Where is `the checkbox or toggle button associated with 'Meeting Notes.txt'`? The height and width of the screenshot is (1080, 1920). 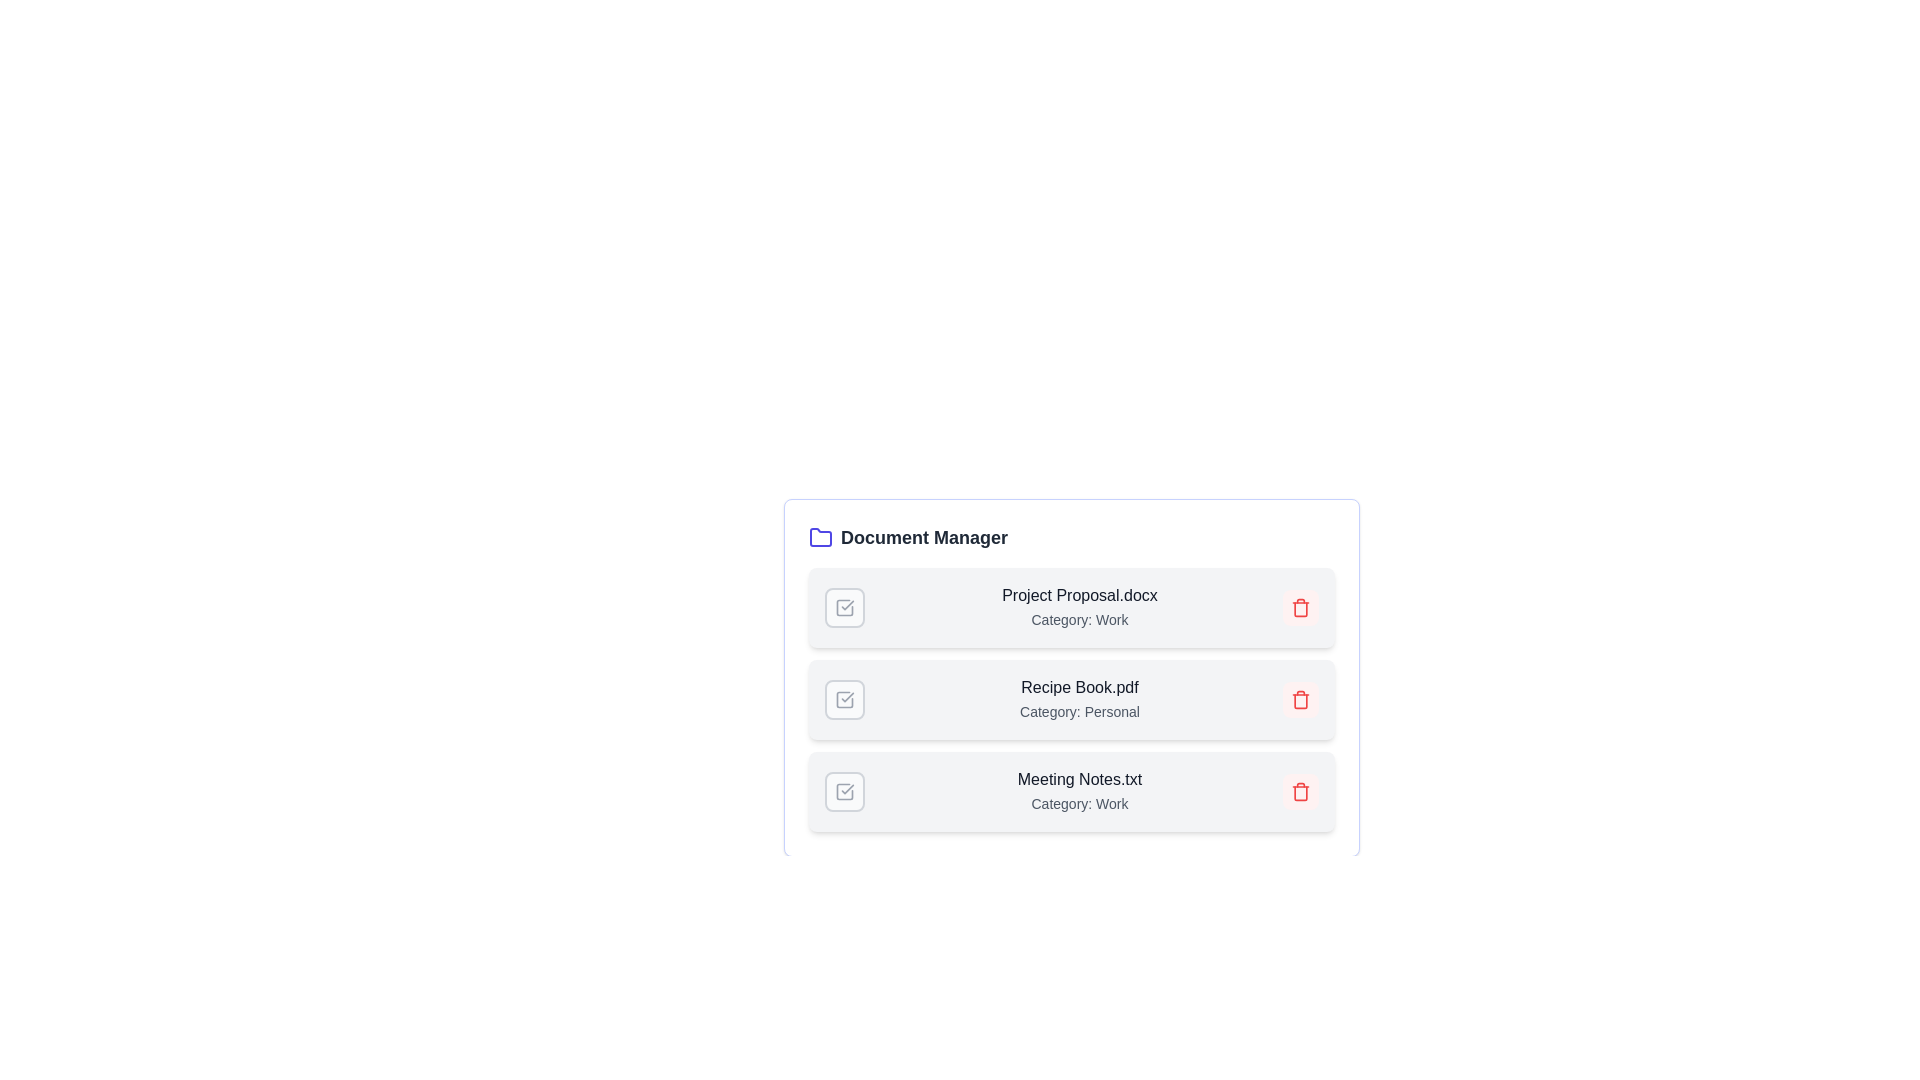 the checkbox or toggle button associated with 'Meeting Notes.txt' is located at coordinates (844, 790).